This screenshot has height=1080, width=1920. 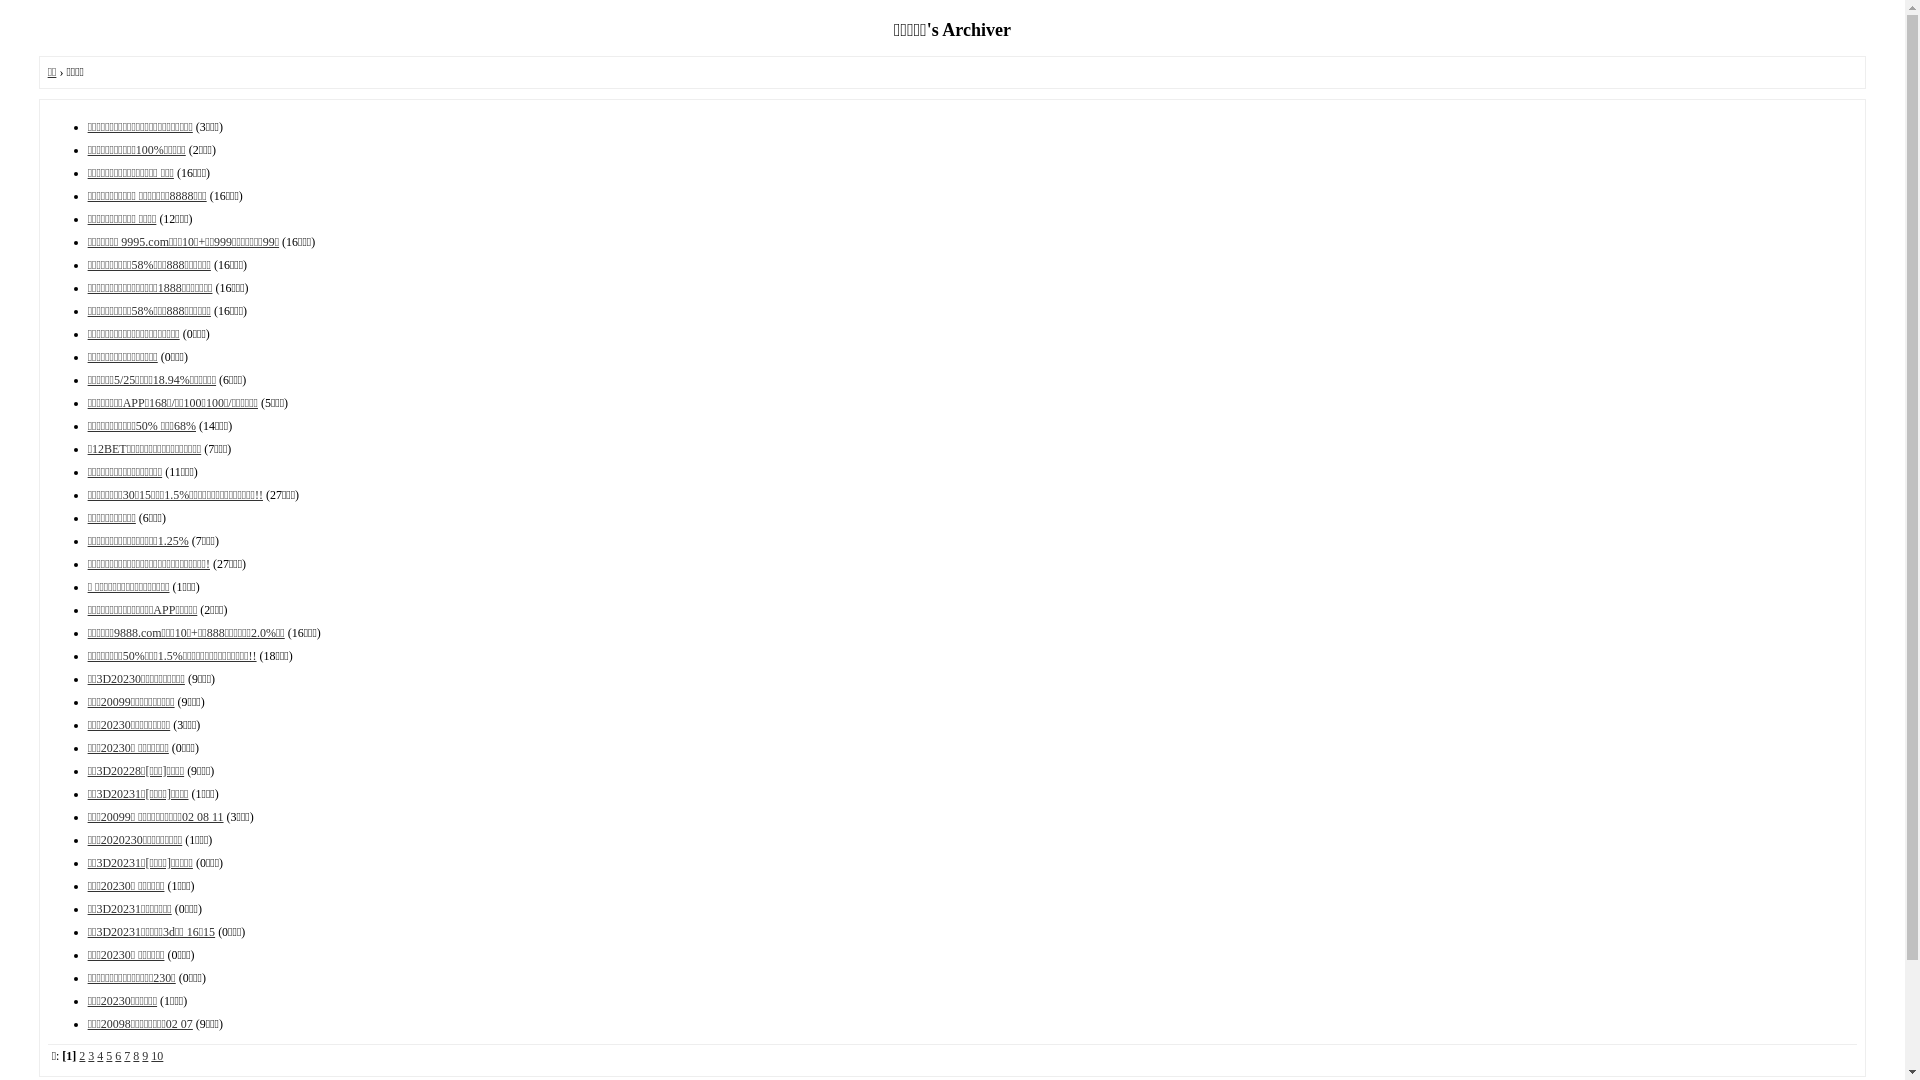 I want to click on '5', so click(x=108, y=1055).